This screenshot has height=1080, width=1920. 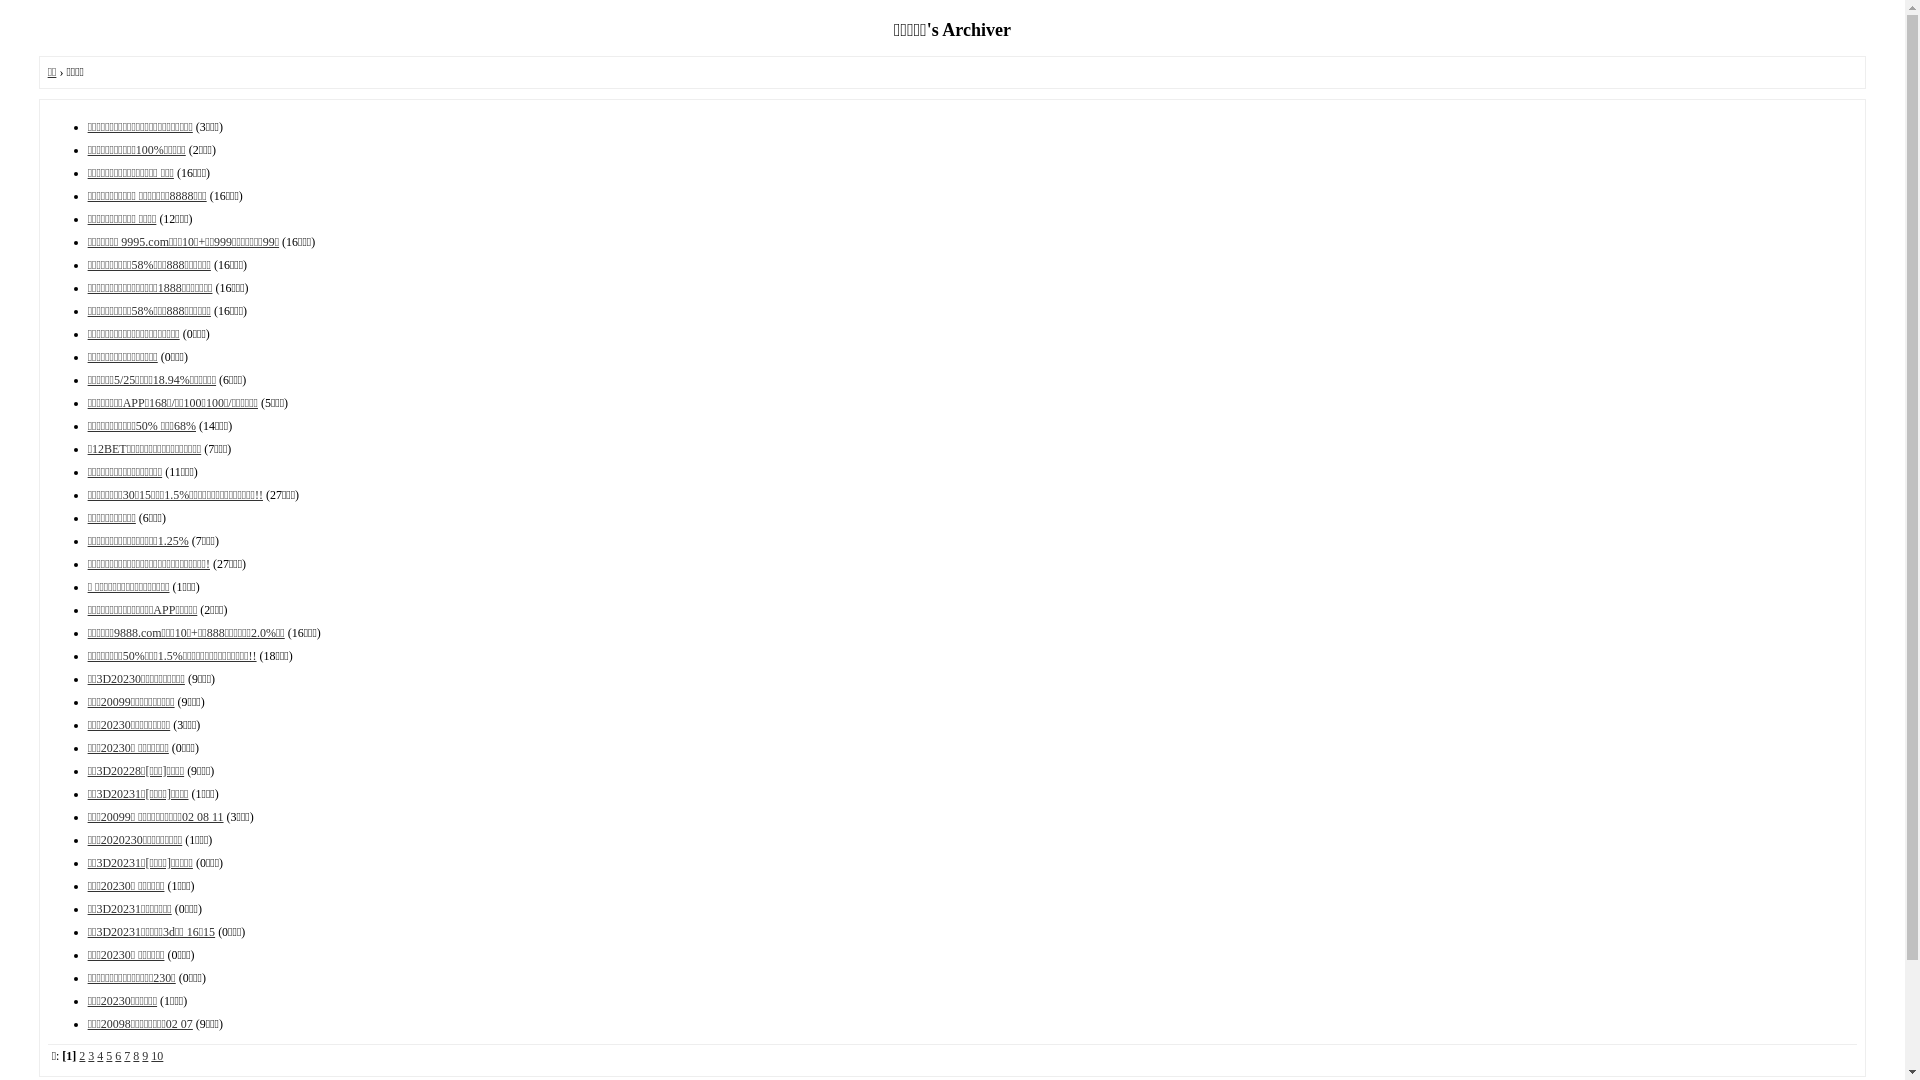 I want to click on '5', so click(x=108, y=1055).